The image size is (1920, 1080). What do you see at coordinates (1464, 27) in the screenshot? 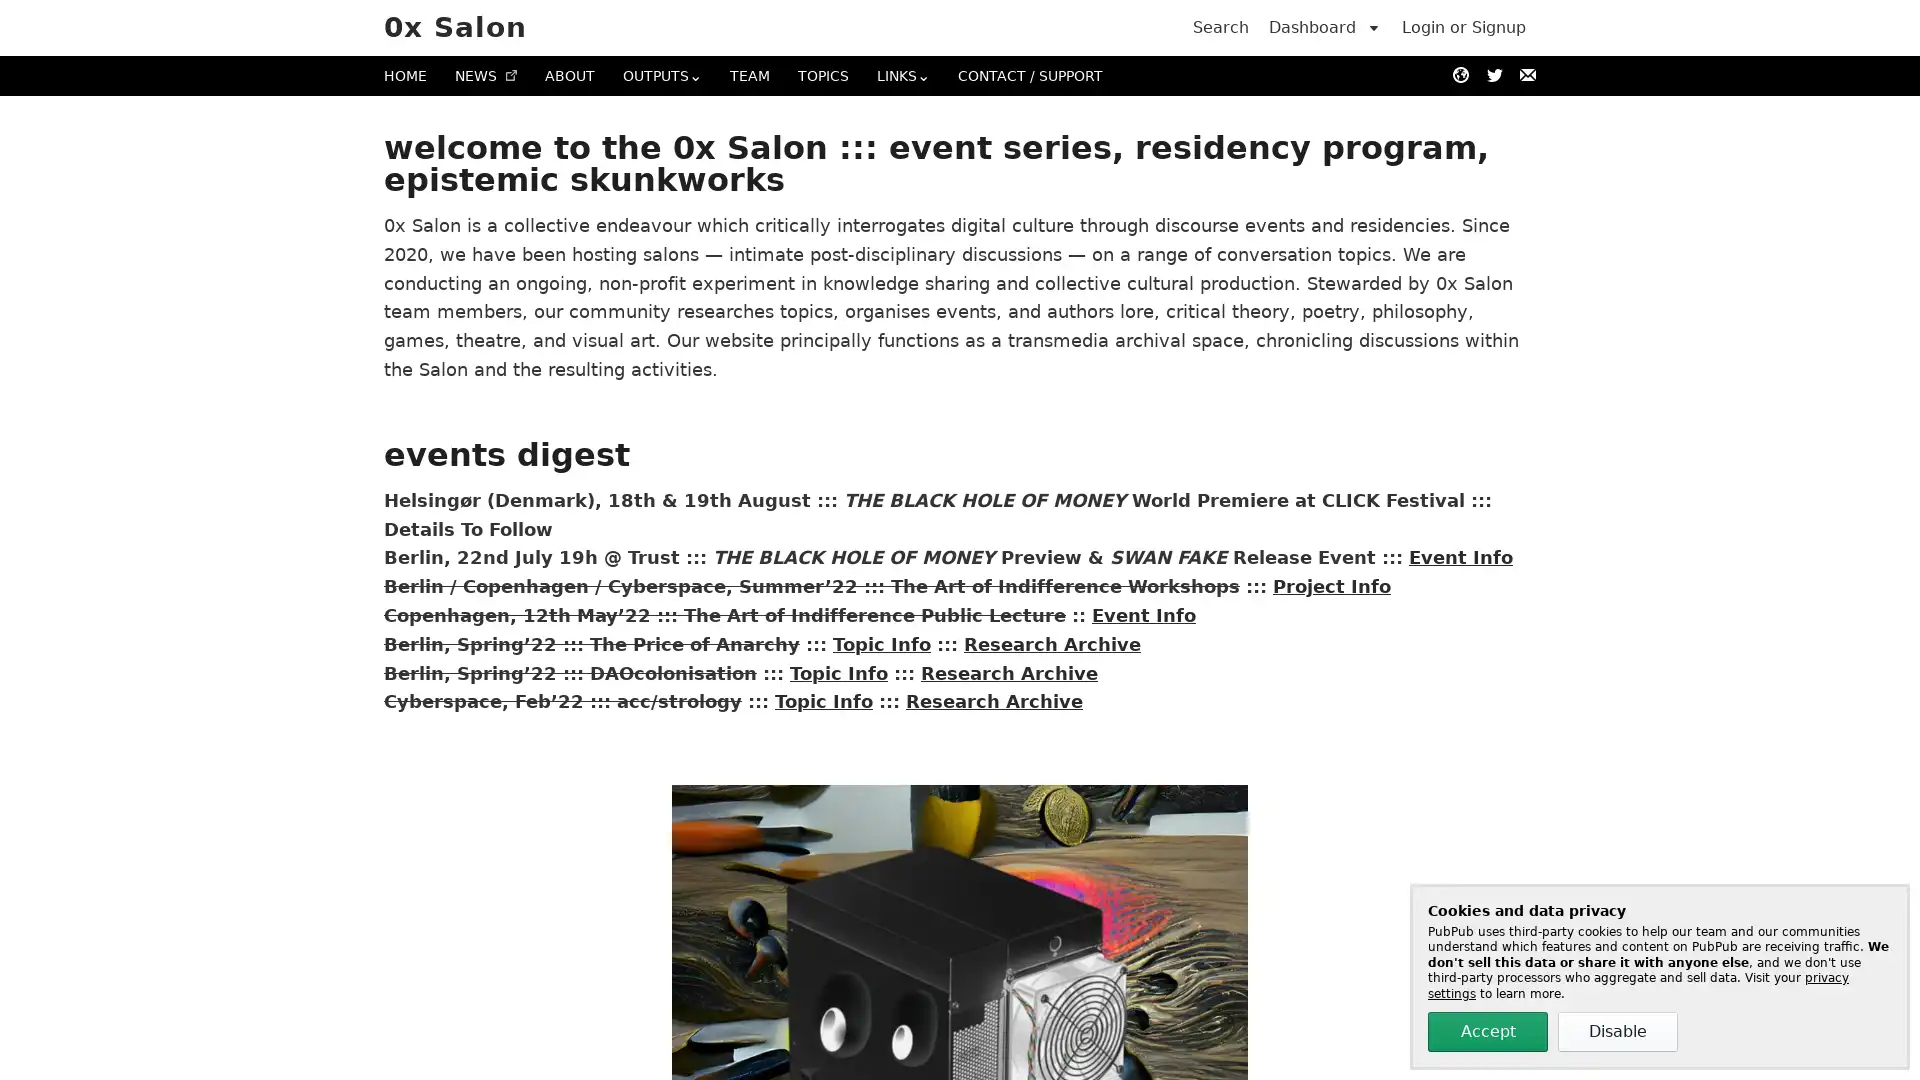
I see `Login or Signup` at bounding box center [1464, 27].